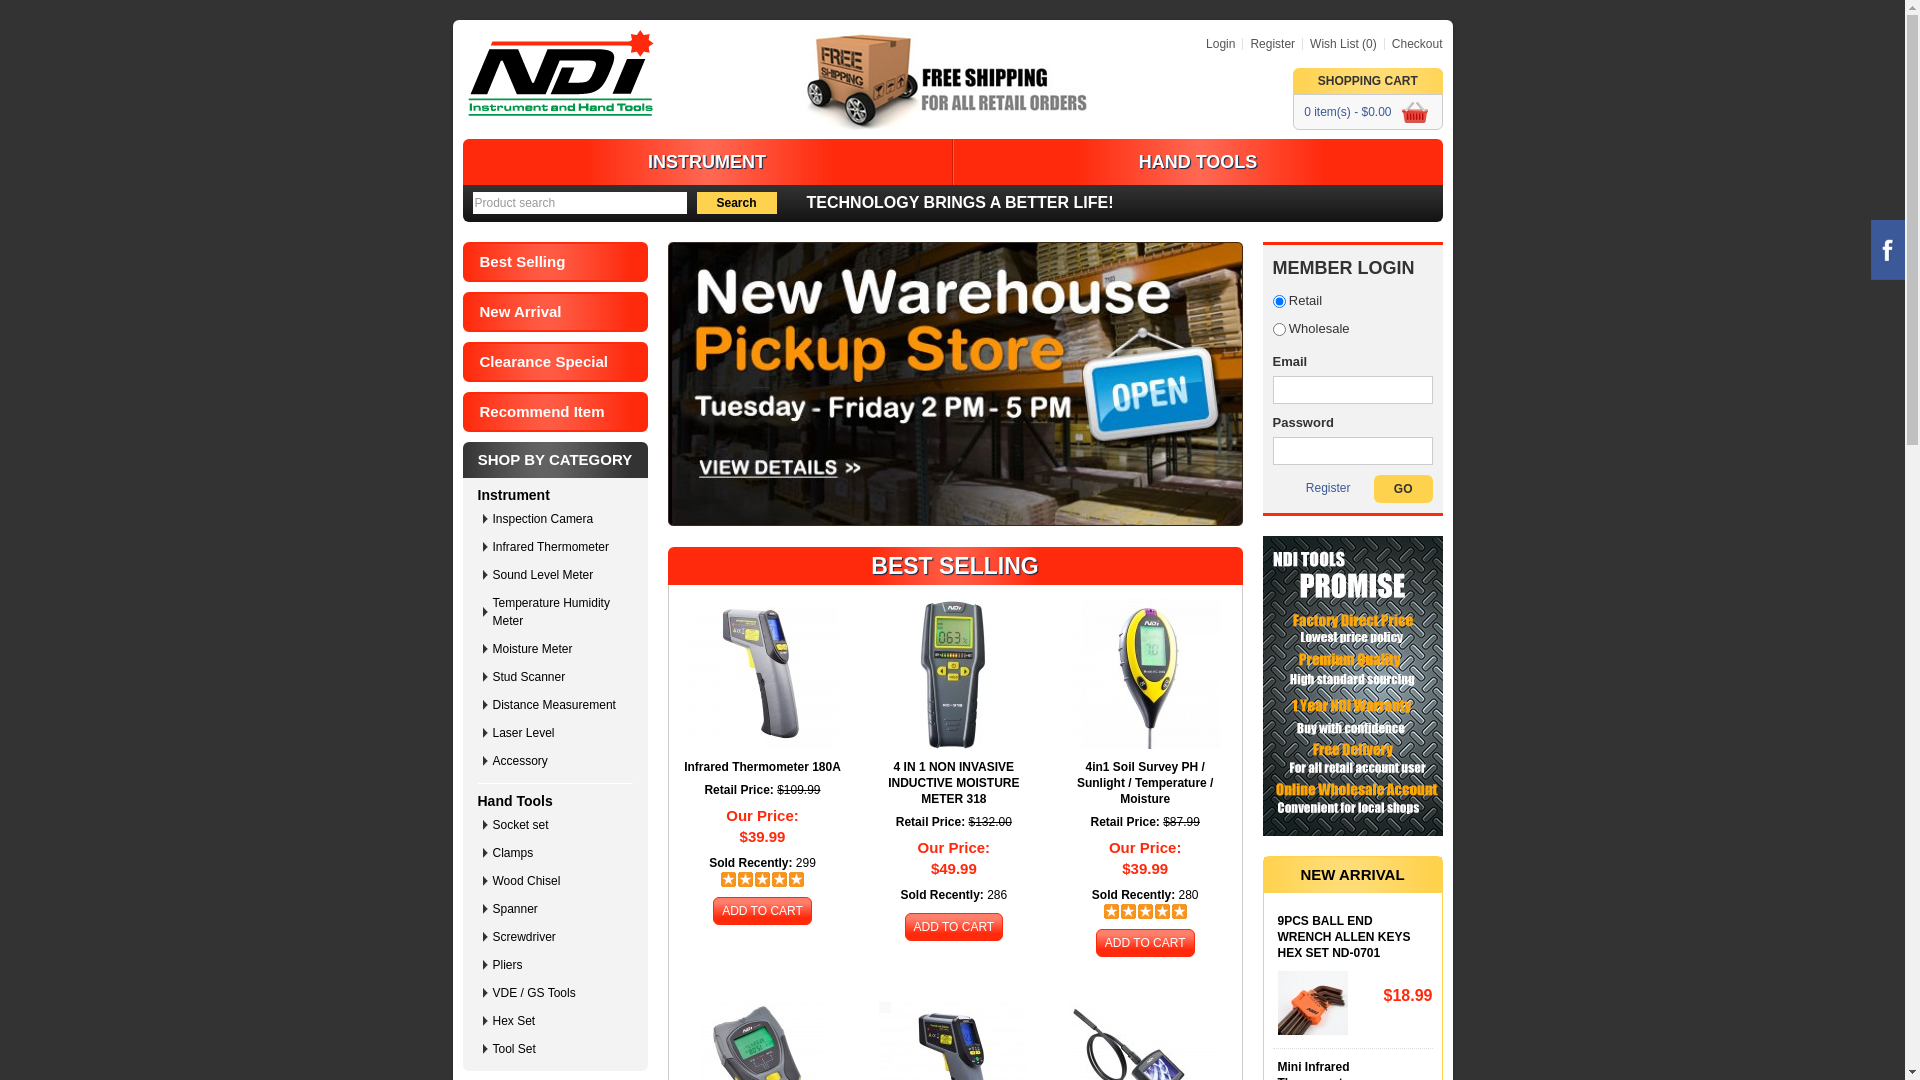 The height and width of the screenshot is (1080, 1920). I want to click on 'Screwdriver', so click(559, 937).